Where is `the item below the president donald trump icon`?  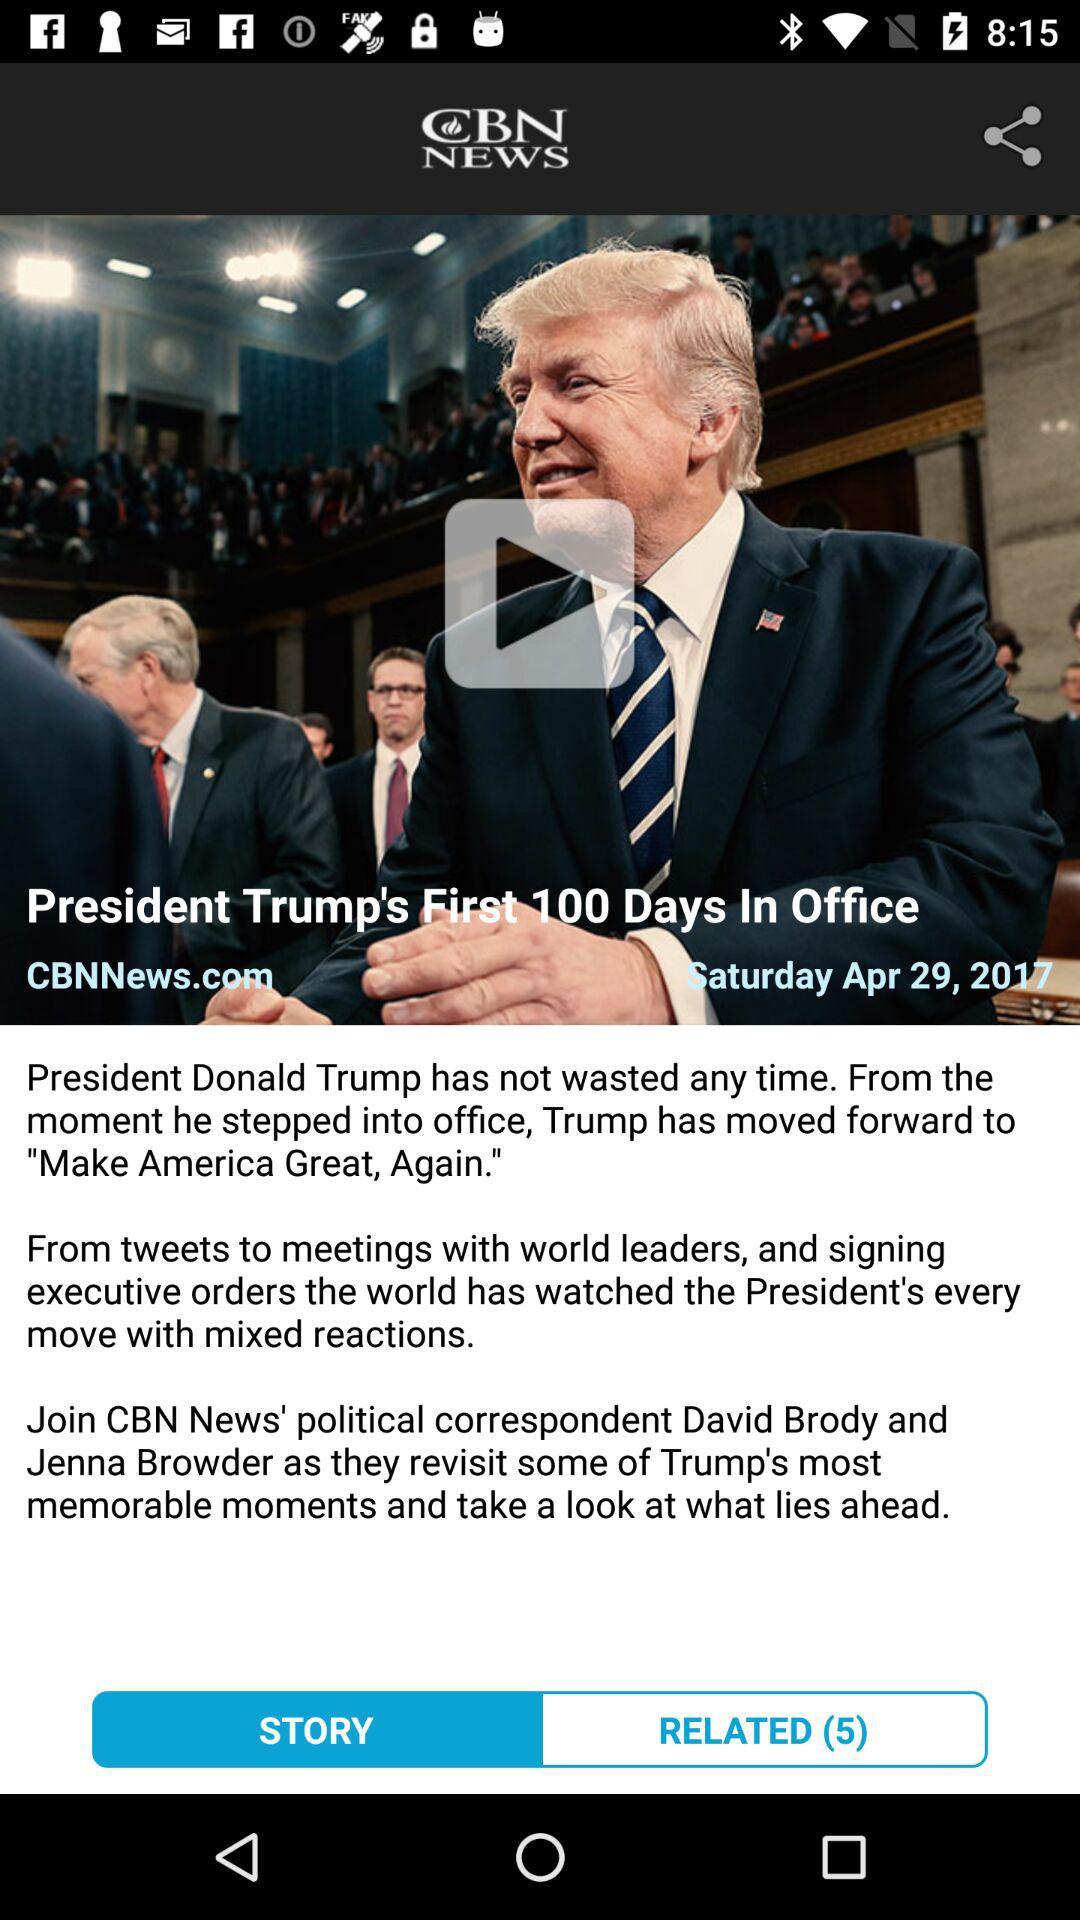
the item below the president donald trump icon is located at coordinates (763, 1728).